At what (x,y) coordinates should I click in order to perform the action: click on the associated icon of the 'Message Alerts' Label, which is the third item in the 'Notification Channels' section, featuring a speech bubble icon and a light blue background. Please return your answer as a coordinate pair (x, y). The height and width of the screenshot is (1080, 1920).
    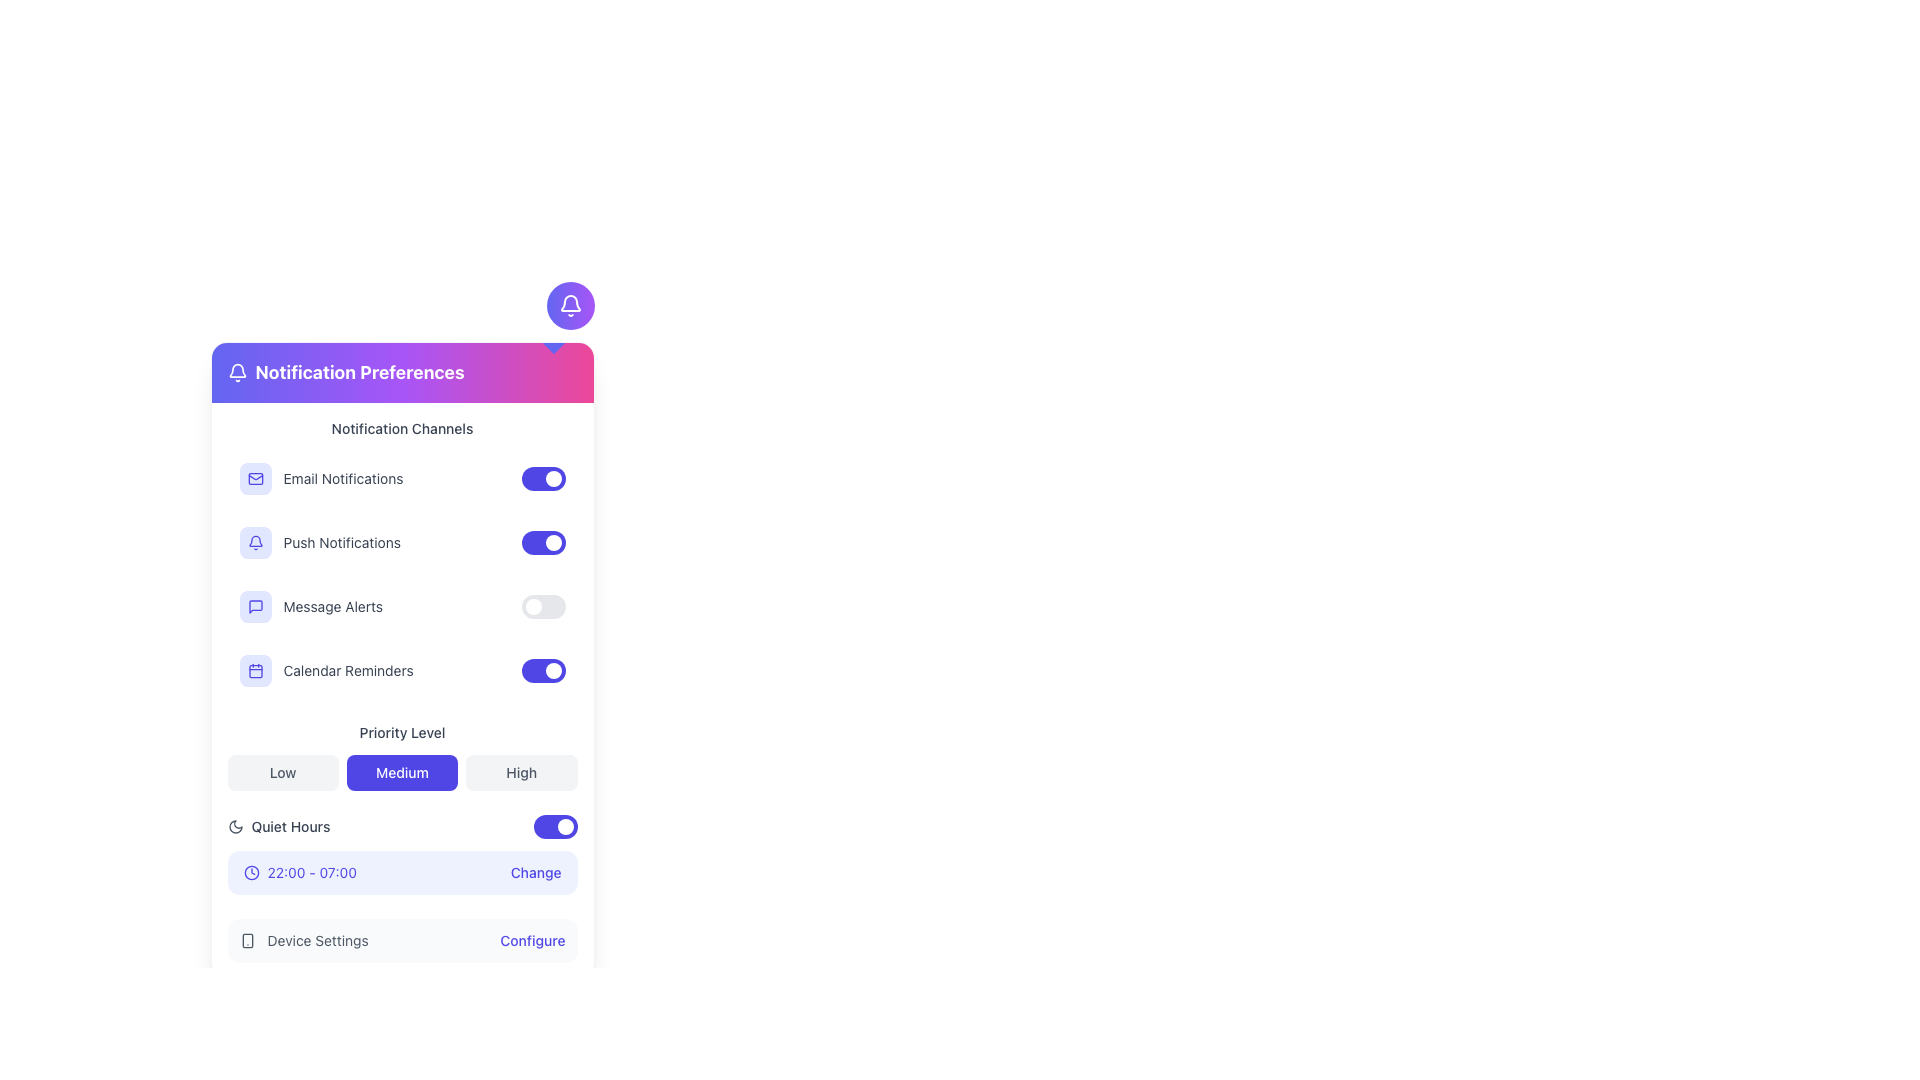
    Looking at the image, I should click on (310, 605).